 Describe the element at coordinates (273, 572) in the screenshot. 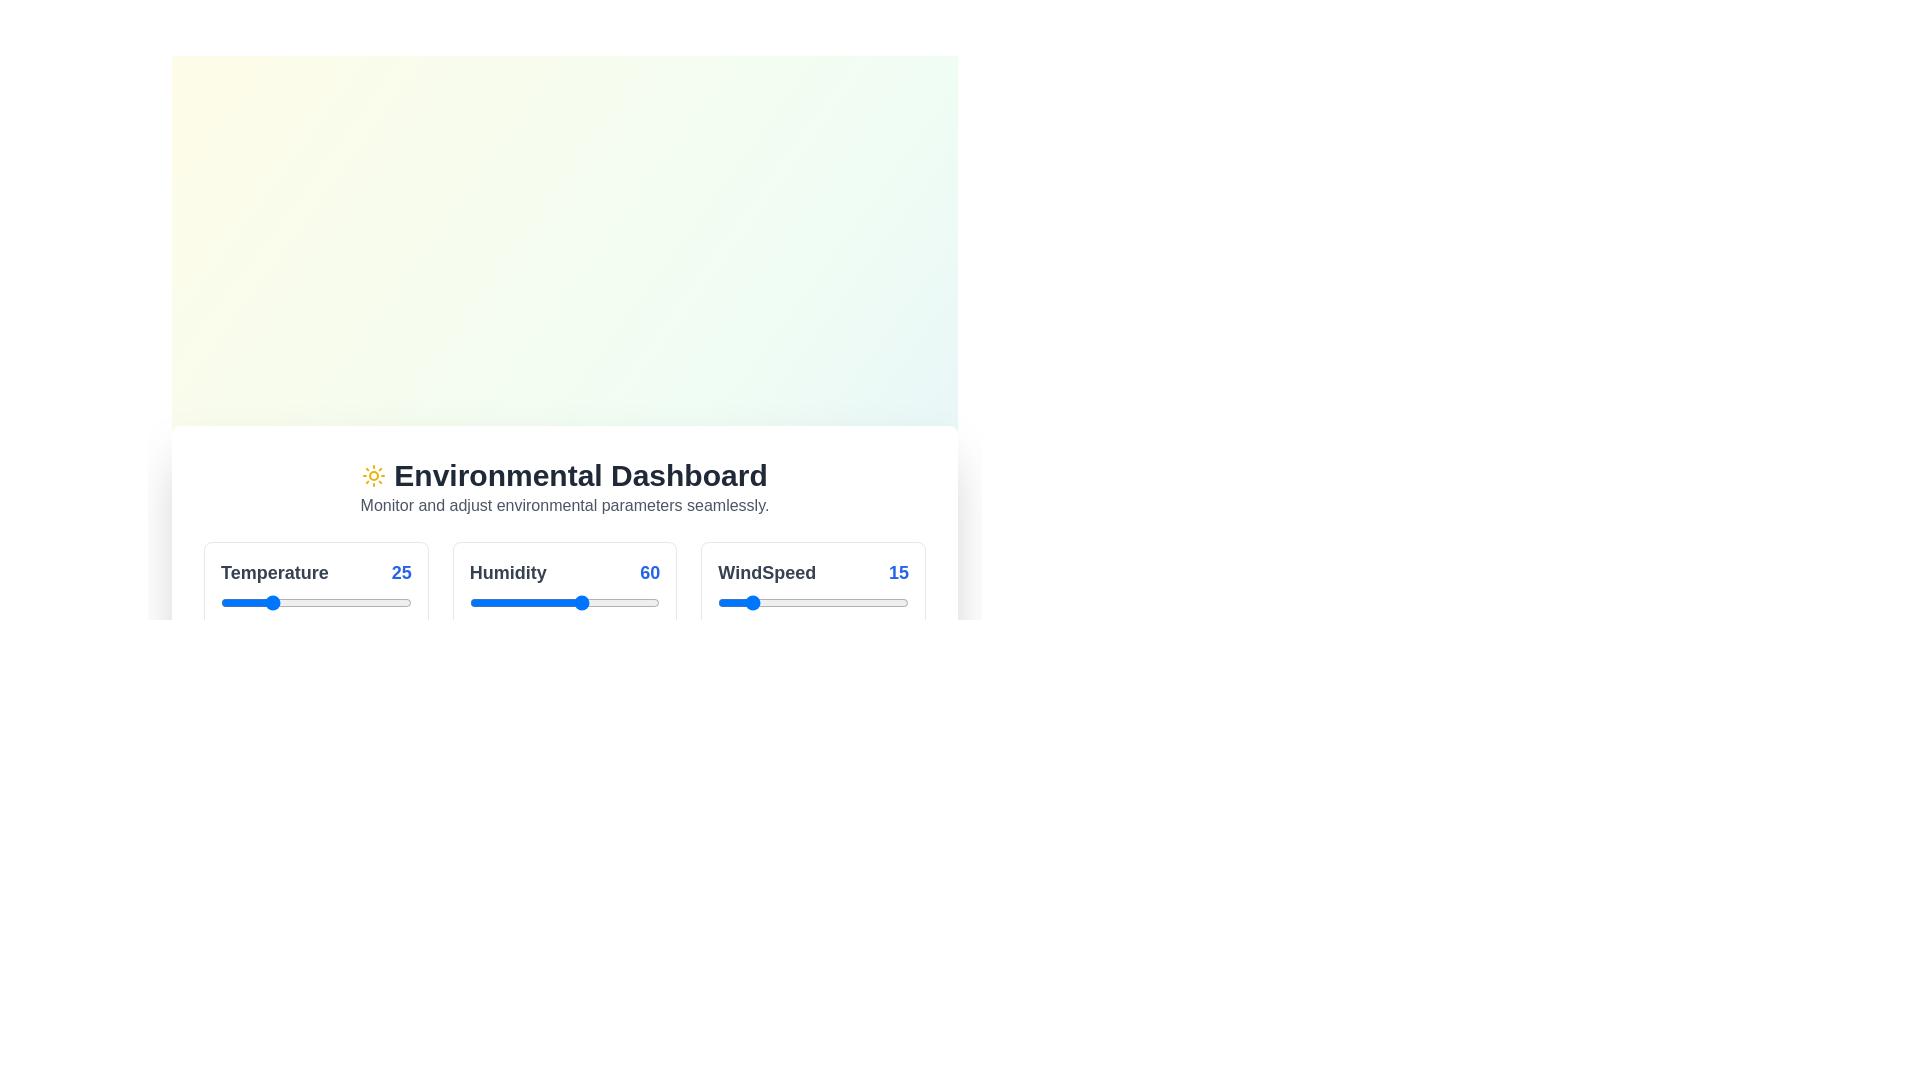

I see `the 'Temperature' text label, which is styled in a bold, large font and located to the left of the numeric value '25' and above the slider control` at that location.